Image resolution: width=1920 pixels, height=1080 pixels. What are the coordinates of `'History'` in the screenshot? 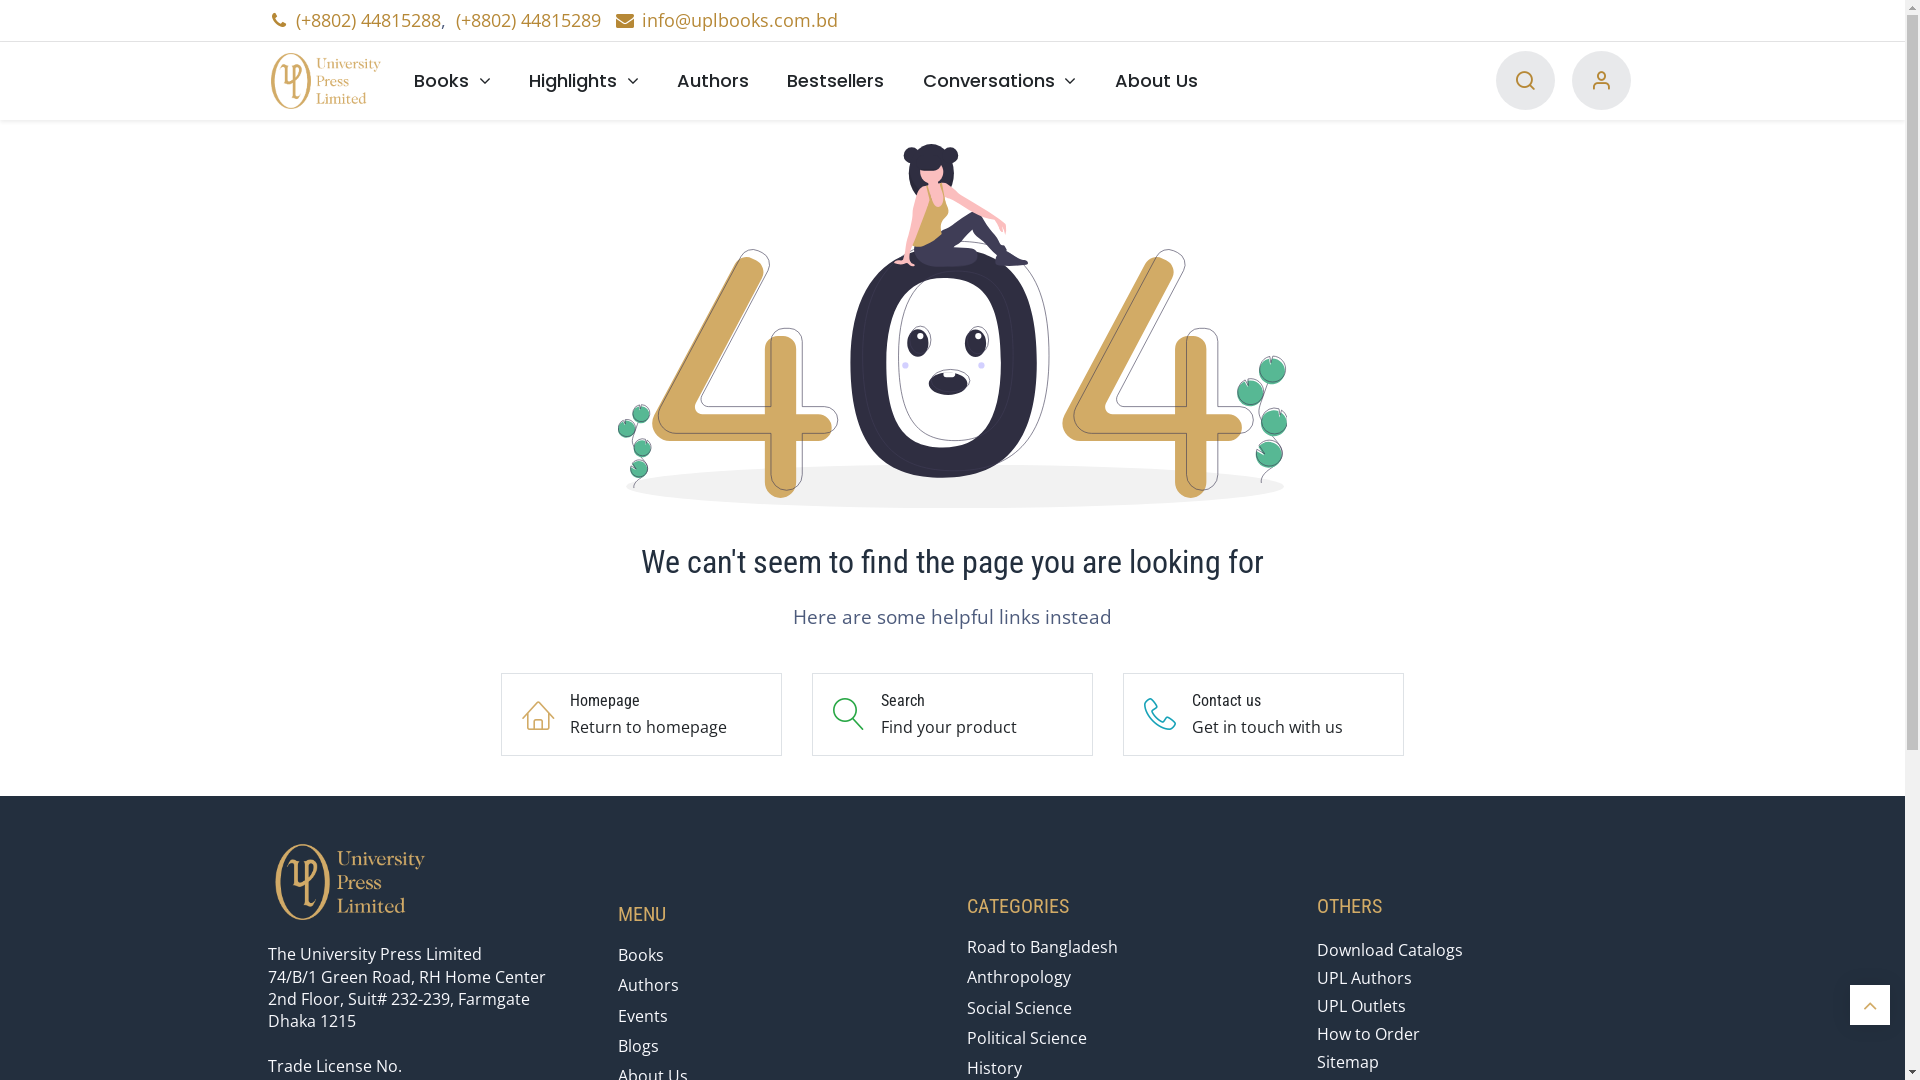 It's located at (994, 1067).